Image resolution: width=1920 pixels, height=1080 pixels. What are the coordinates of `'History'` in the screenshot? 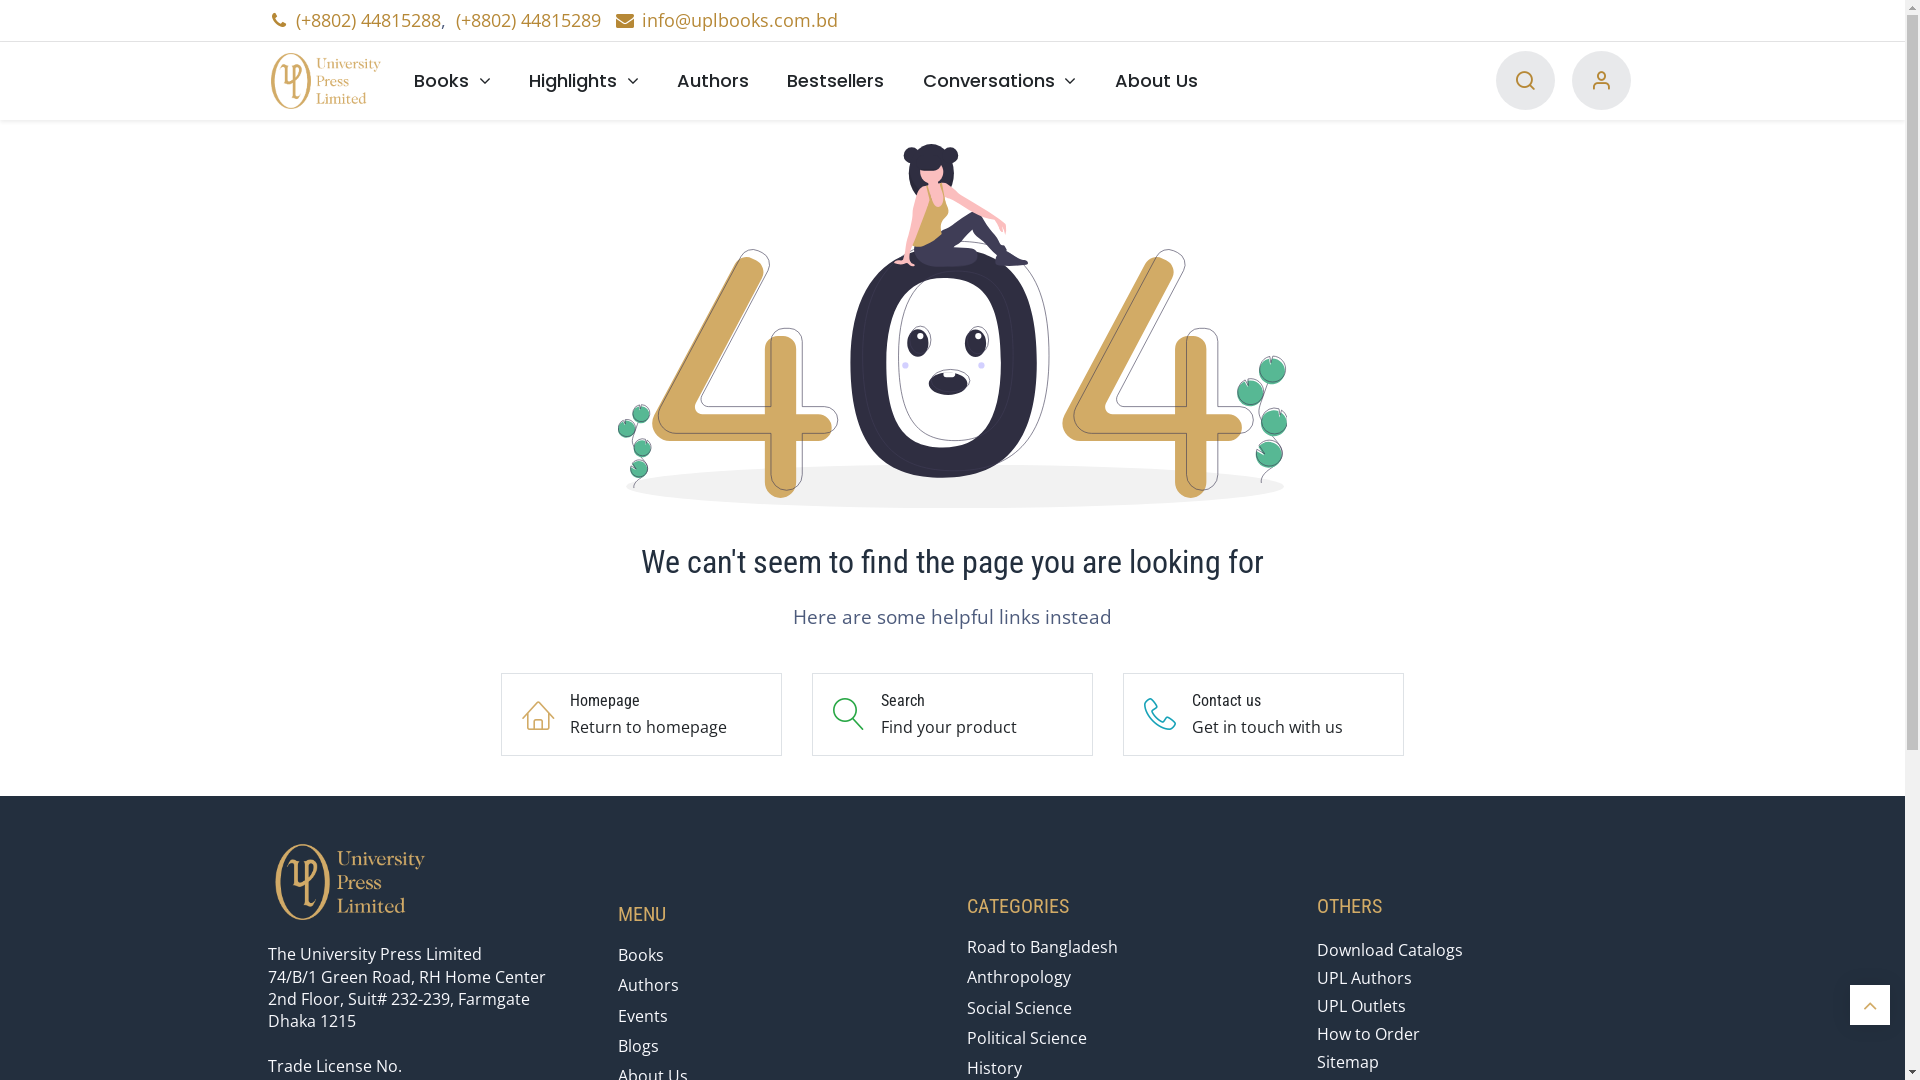 It's located at (994, 1067).